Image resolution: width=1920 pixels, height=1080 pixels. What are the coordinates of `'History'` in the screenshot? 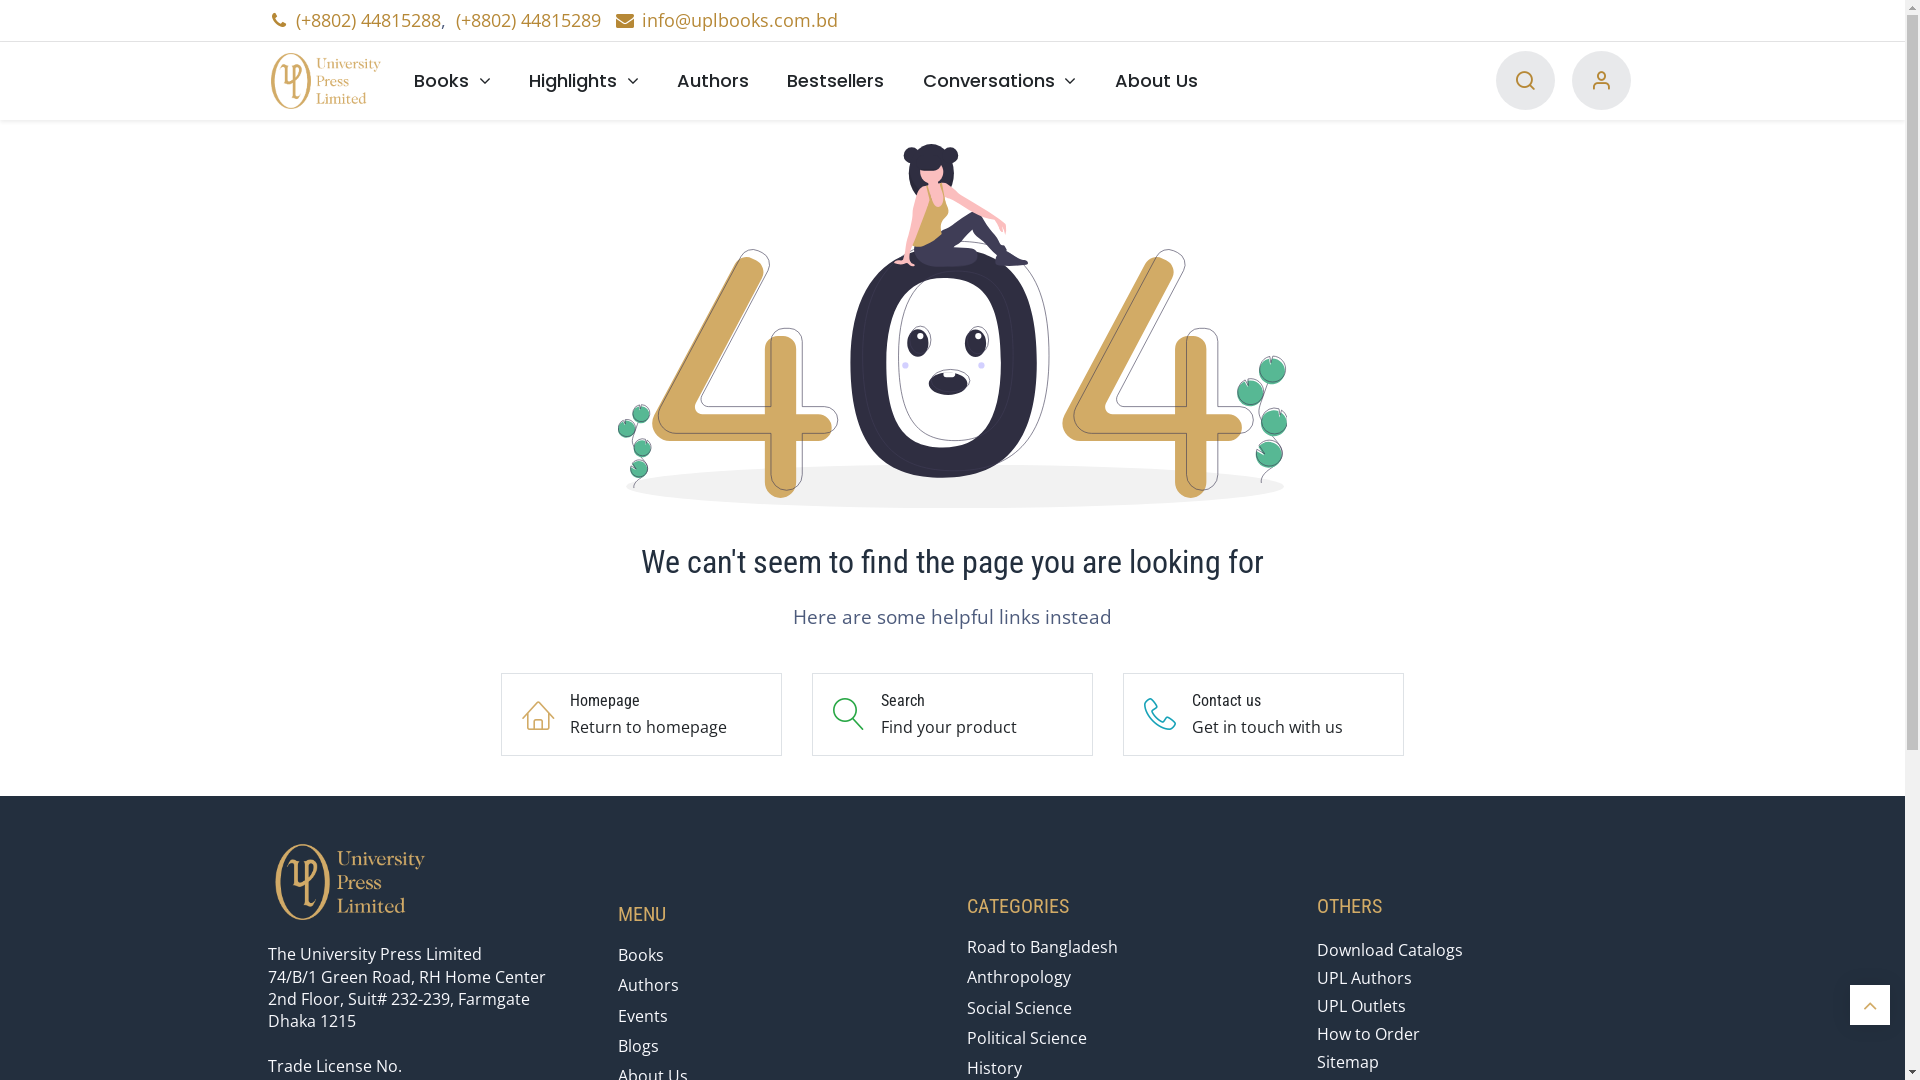 It's located at (994, 1067).